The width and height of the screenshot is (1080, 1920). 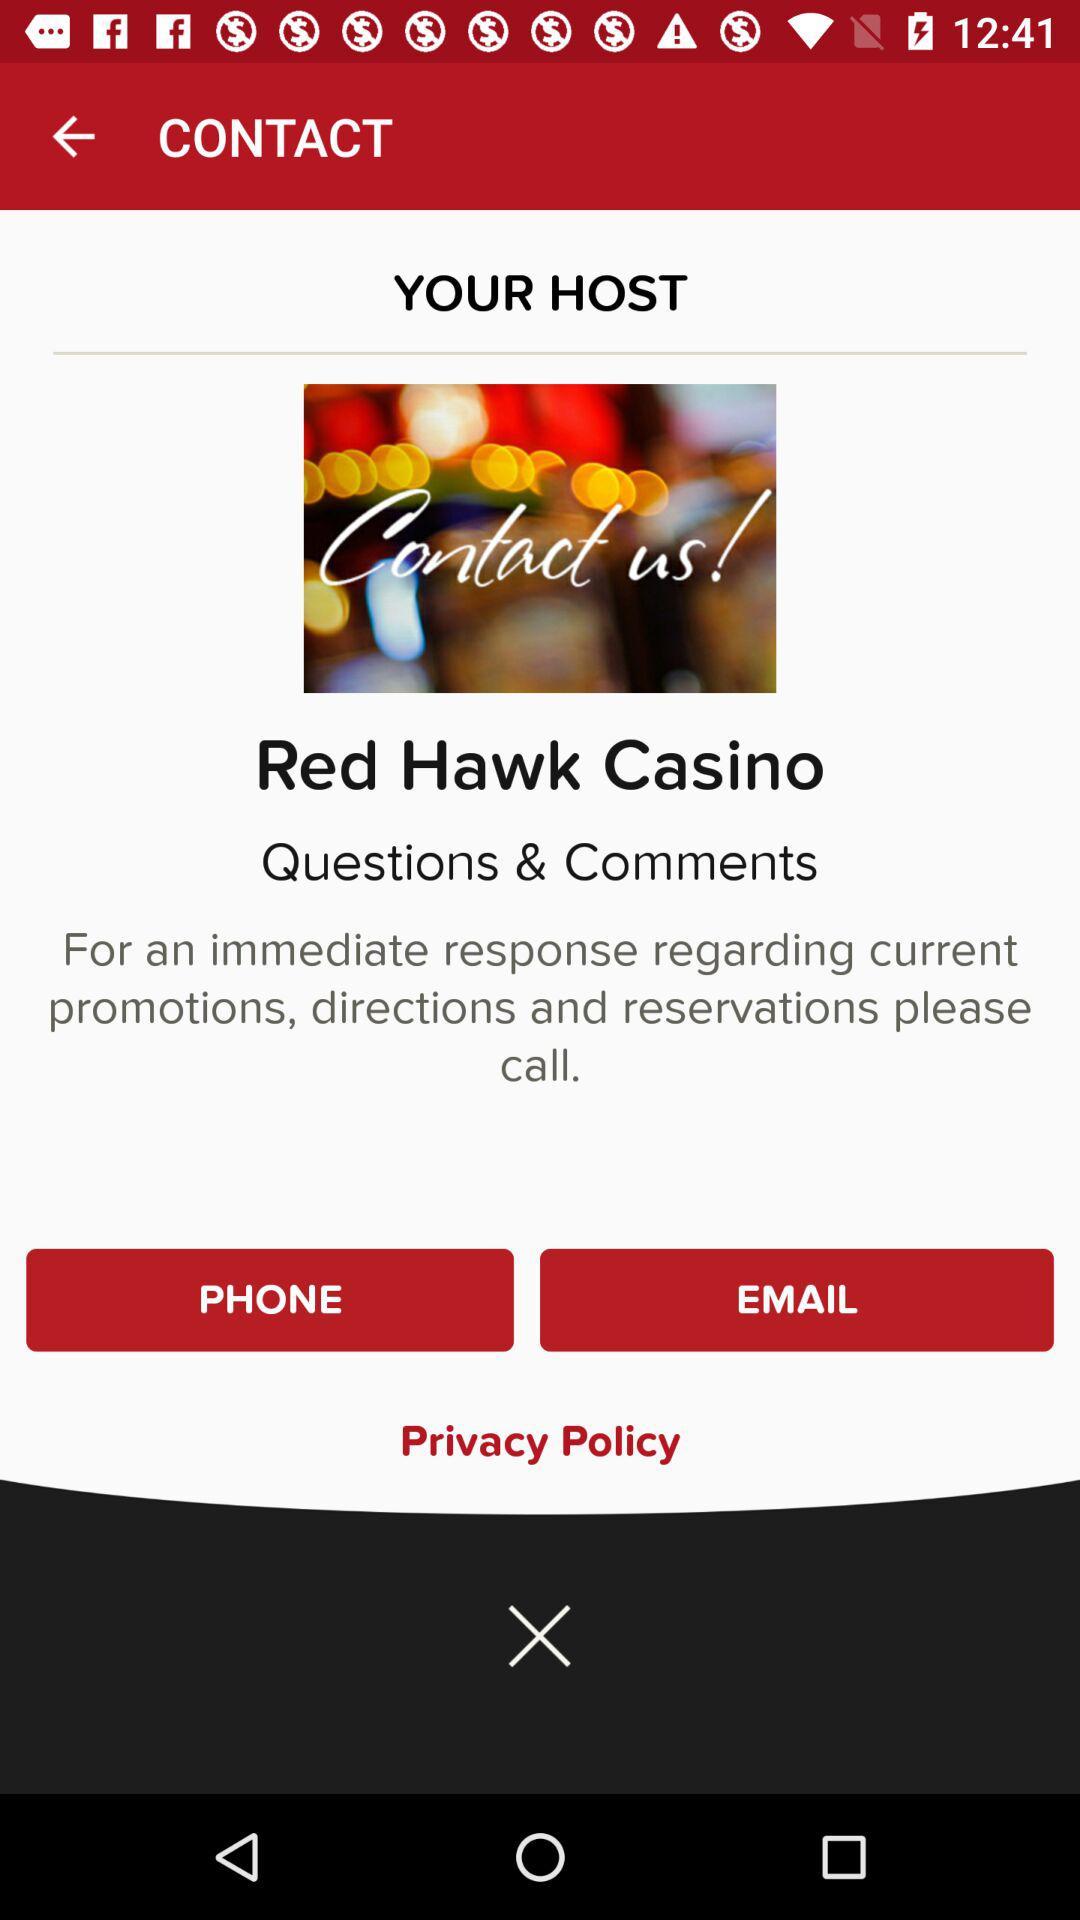 I want to click on exit screen, so click(x=540, y=1636).